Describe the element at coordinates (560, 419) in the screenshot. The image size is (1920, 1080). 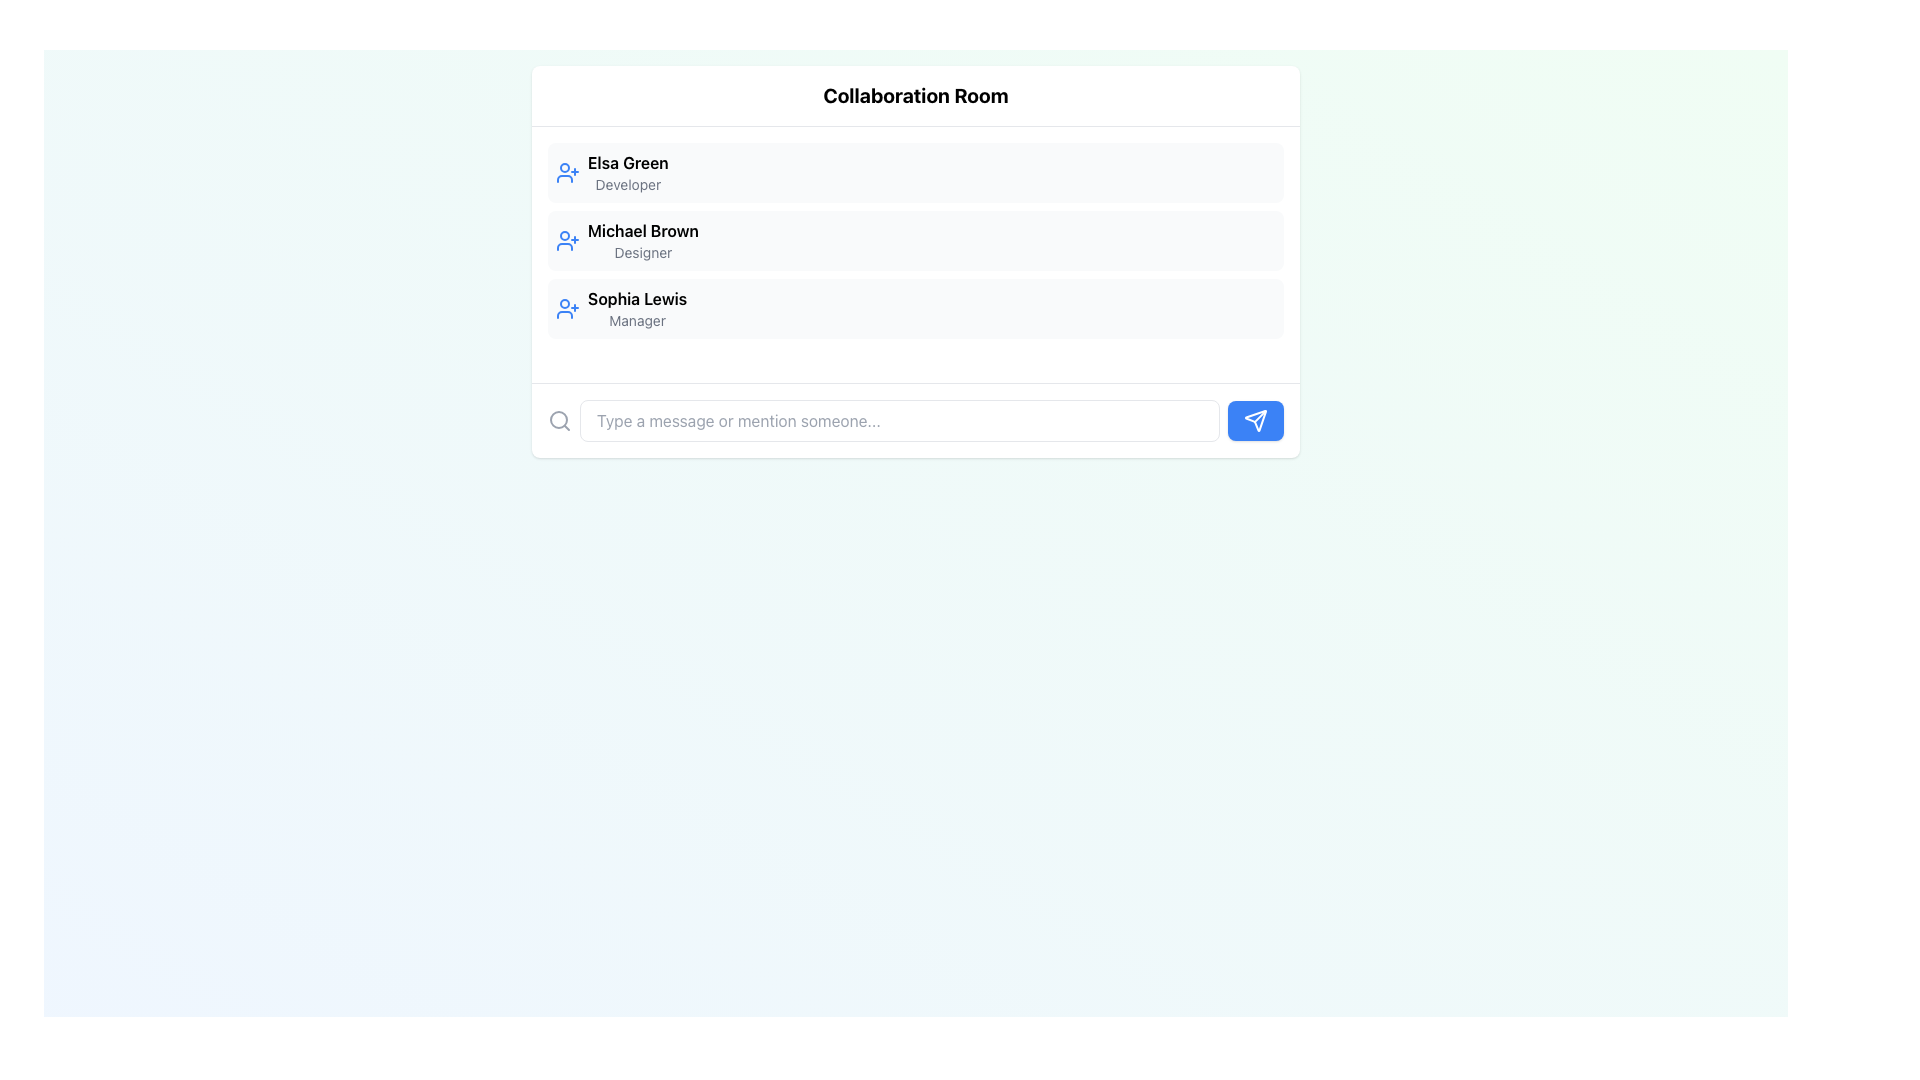
I see `the magnifying glass icon, which has a gray stroke and is positioned at the bottom-left corner of a horizontal input area, just to the left of the text input field` at that location.